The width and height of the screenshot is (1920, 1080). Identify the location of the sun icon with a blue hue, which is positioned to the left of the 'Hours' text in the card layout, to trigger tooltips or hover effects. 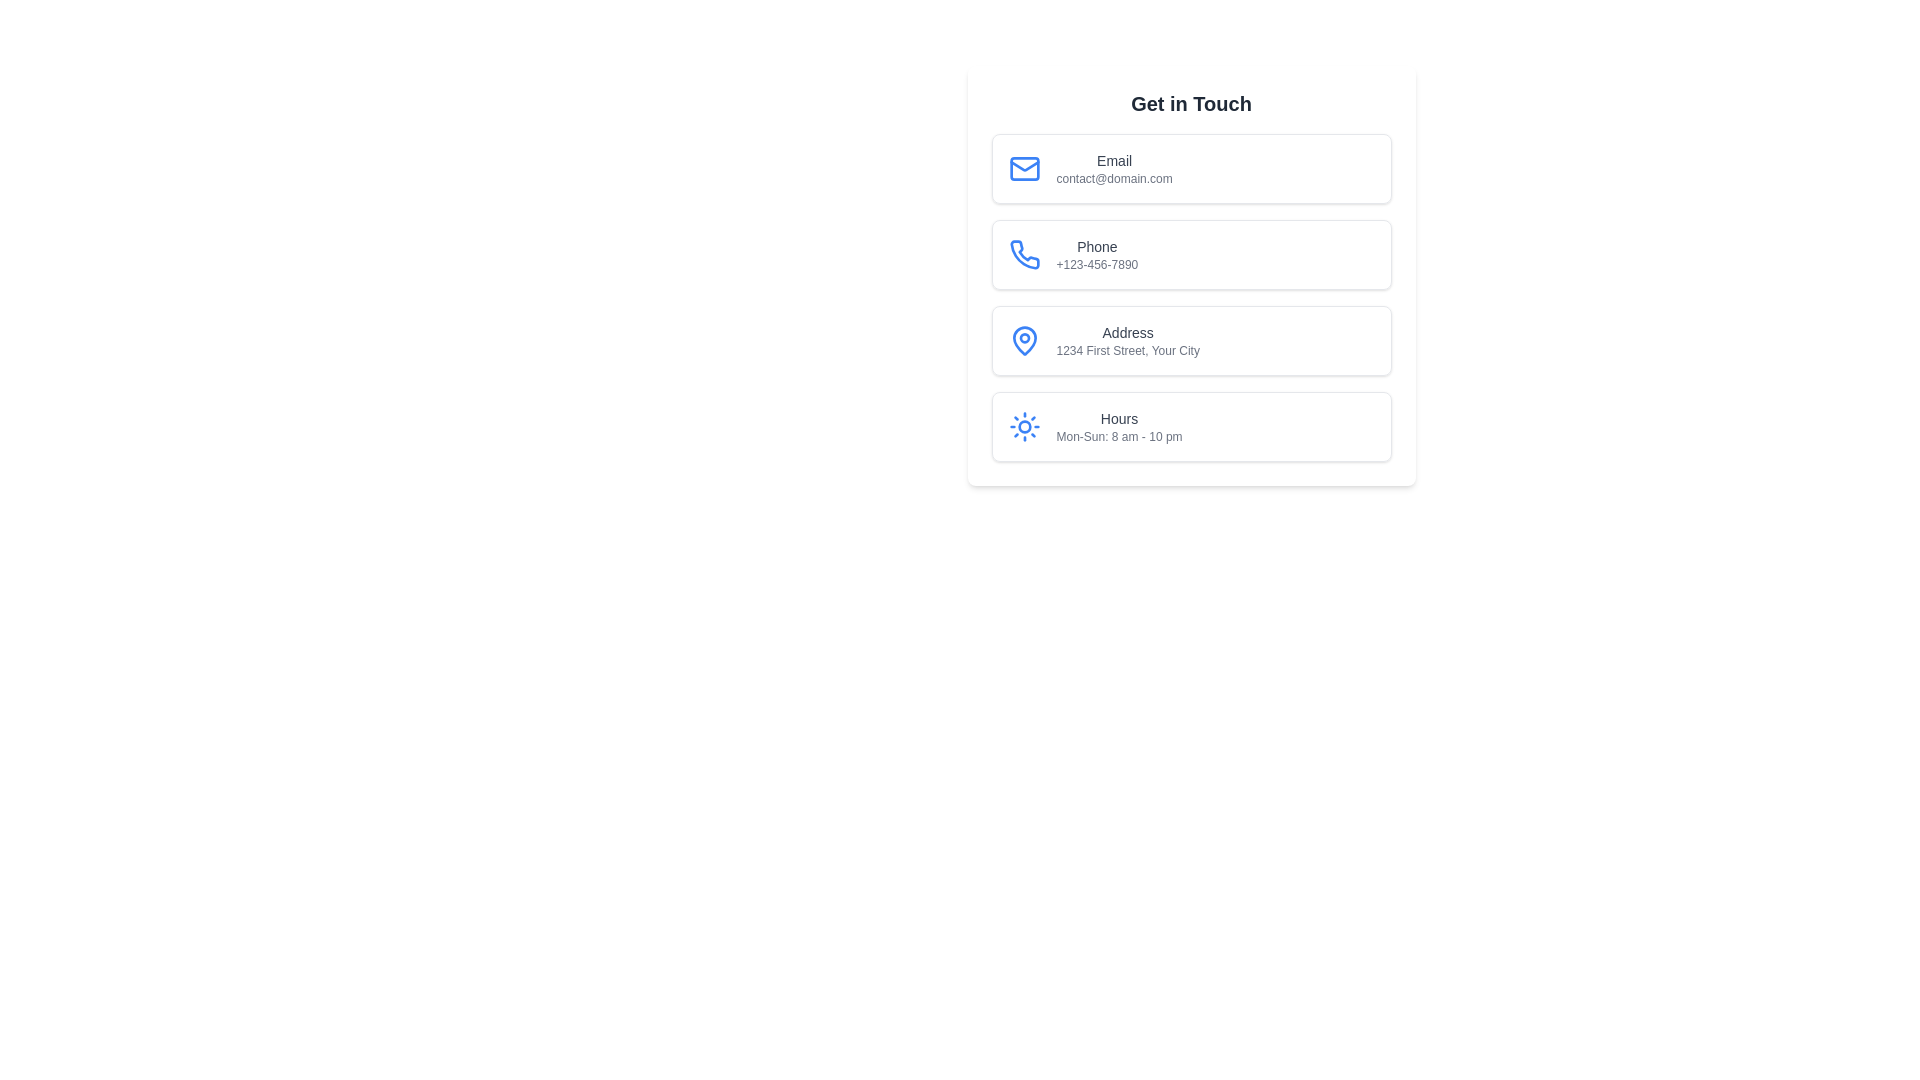
(1024, 426).